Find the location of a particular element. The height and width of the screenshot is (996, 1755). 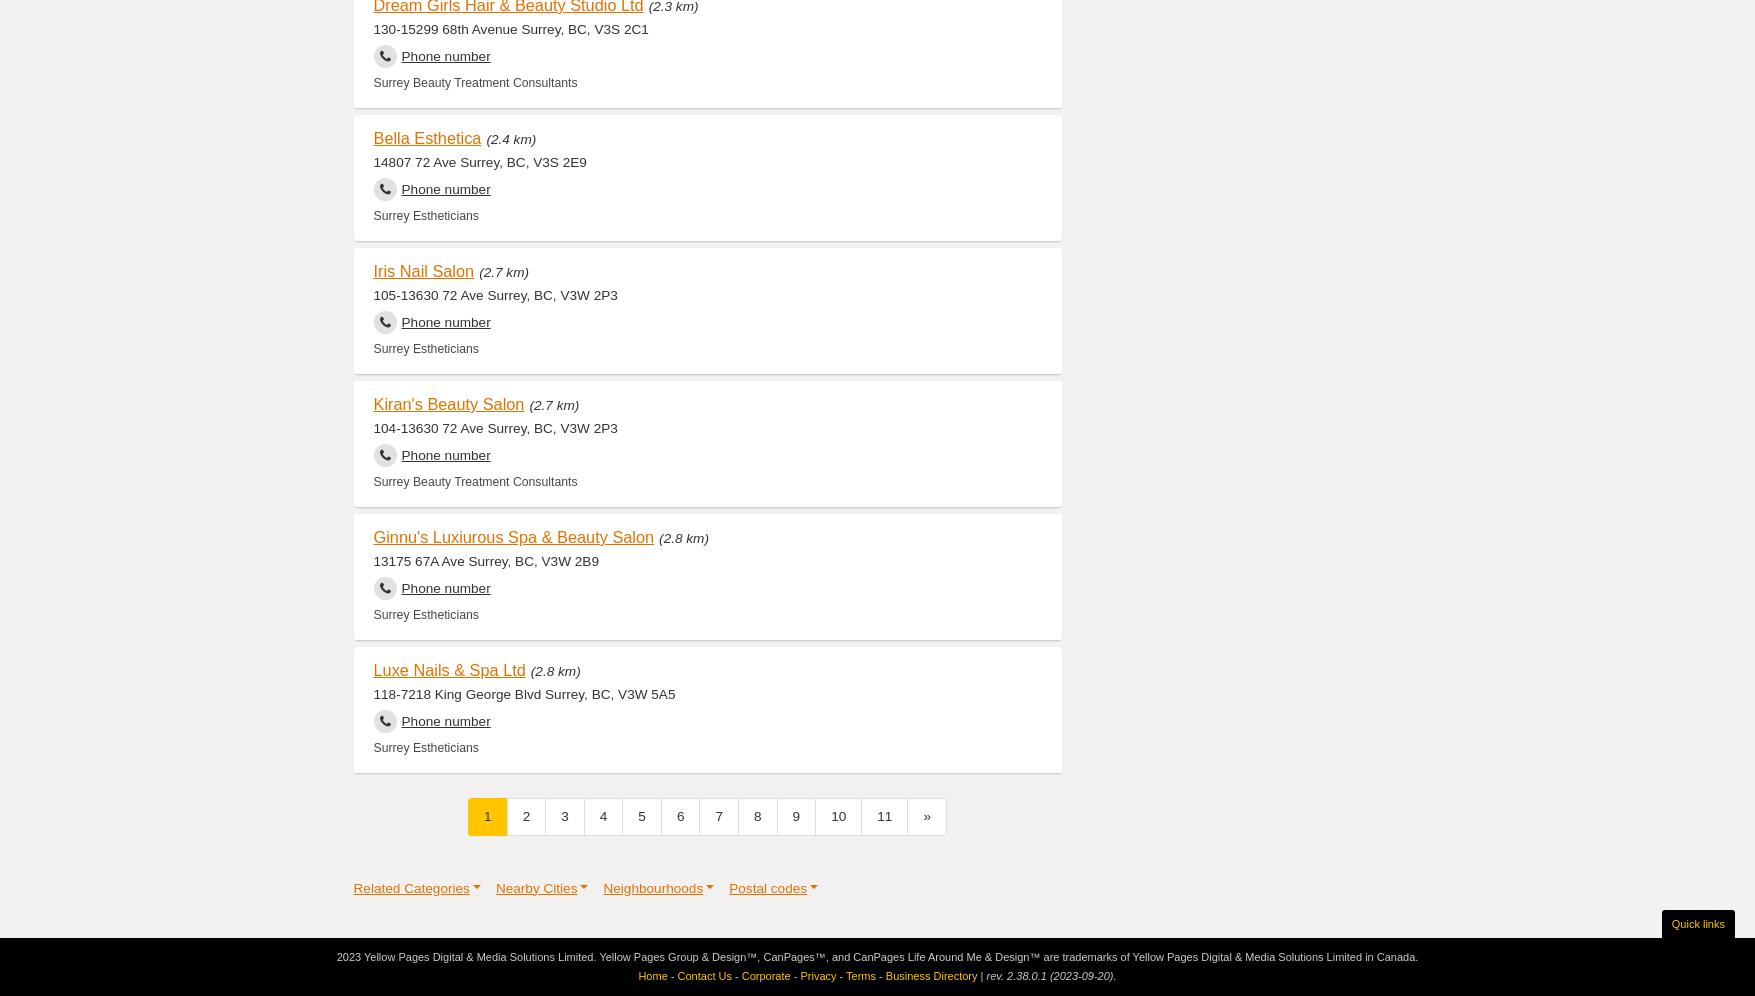

'Postal codes' is located at coordinates (766, 886).